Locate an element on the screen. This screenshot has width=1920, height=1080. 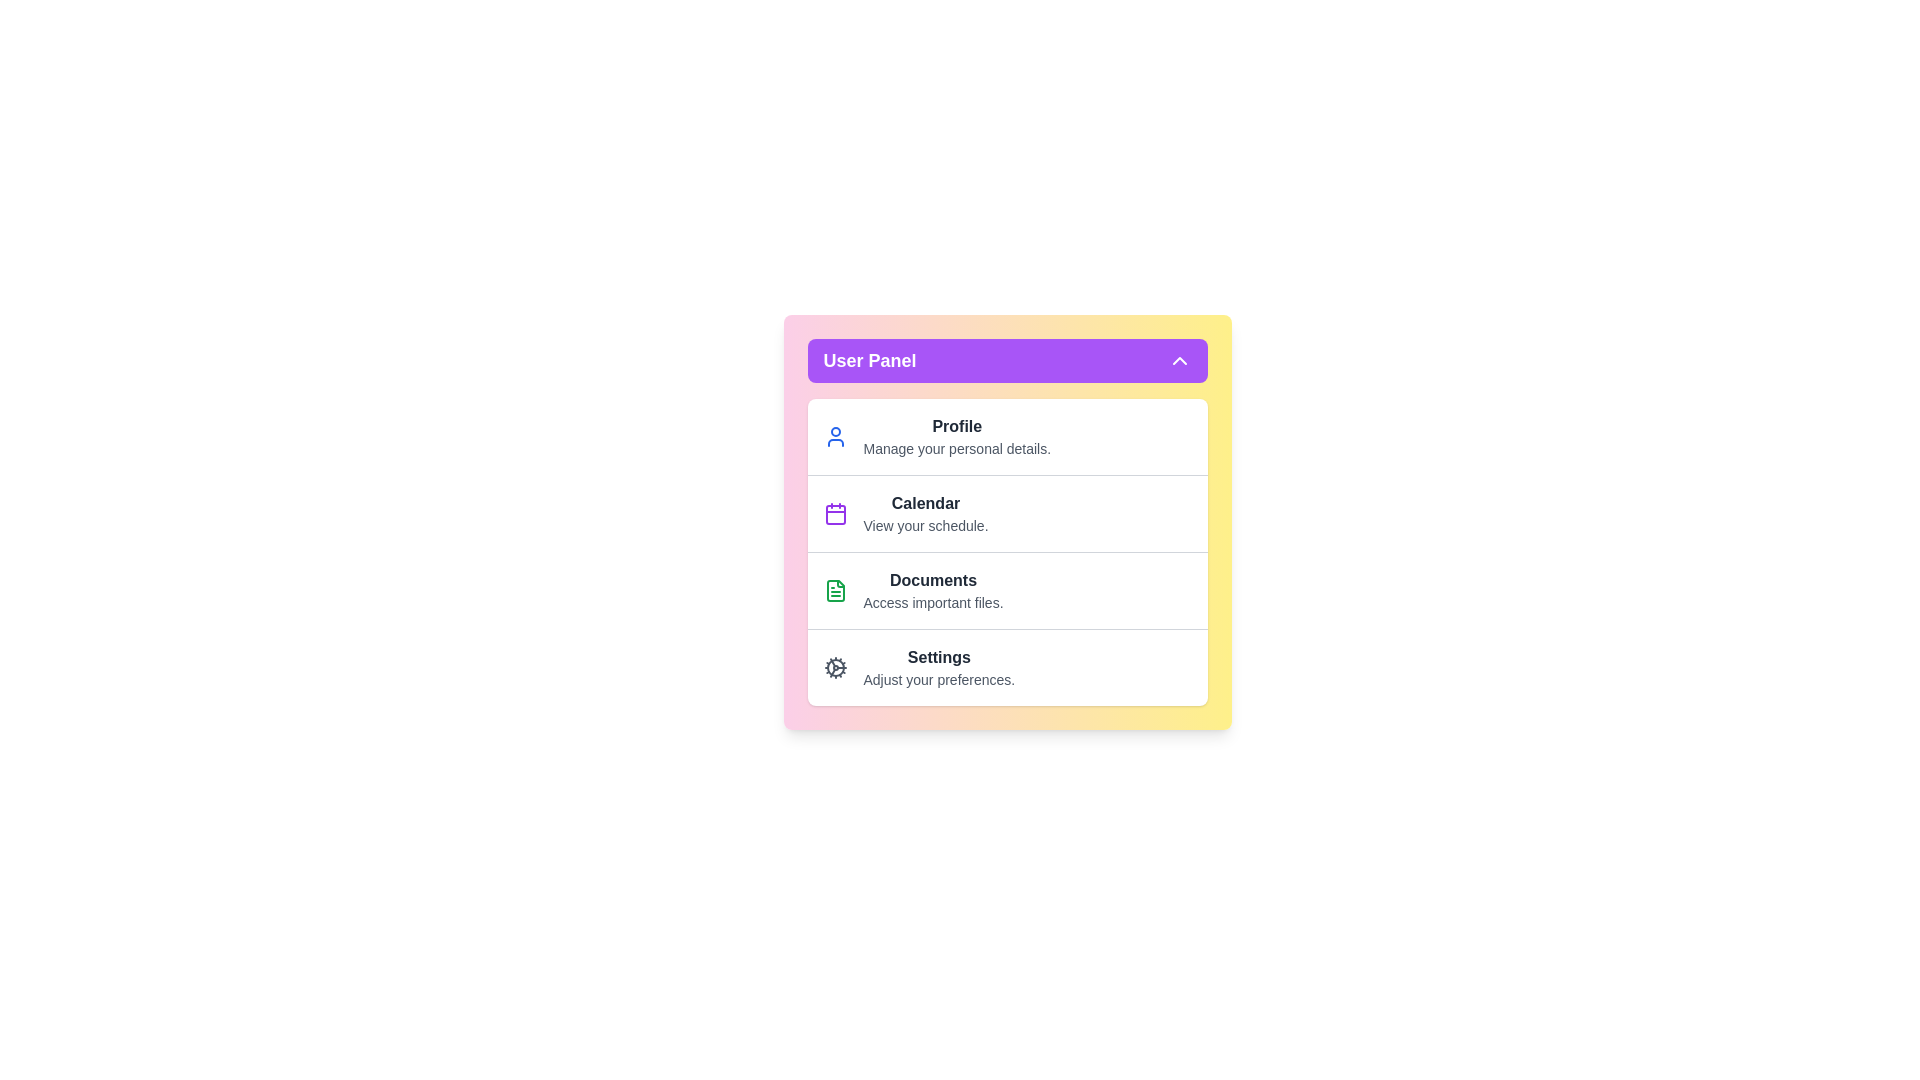
the 'Documents' section title in the user panel, which serves as a heading indicating access to relevant files is located at coordinates (932, 581).